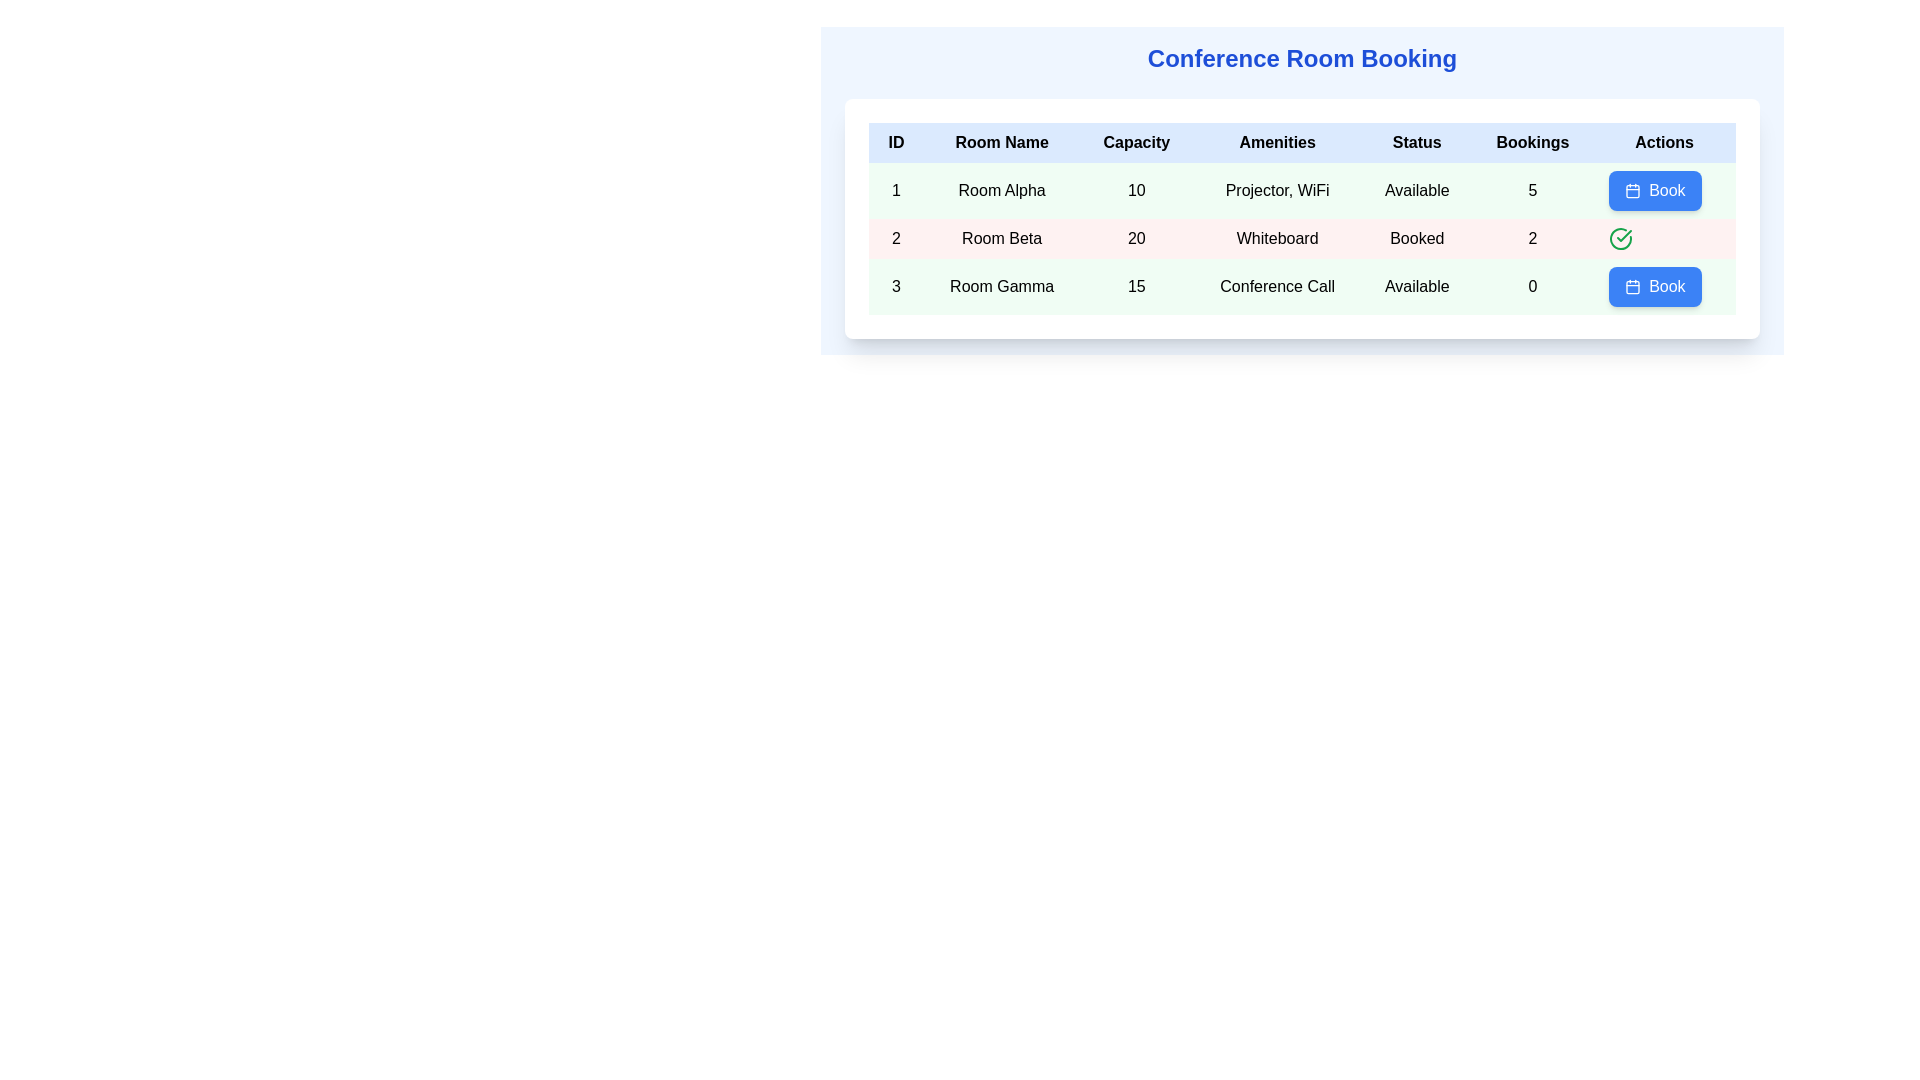 The image size is (1920, 1080). I want to click on the table row displaying details about 'Room Beta' in the conference room booking system, which includes its capacity, amenities, current booking status, and the number of bookings, so click(1302, 238).